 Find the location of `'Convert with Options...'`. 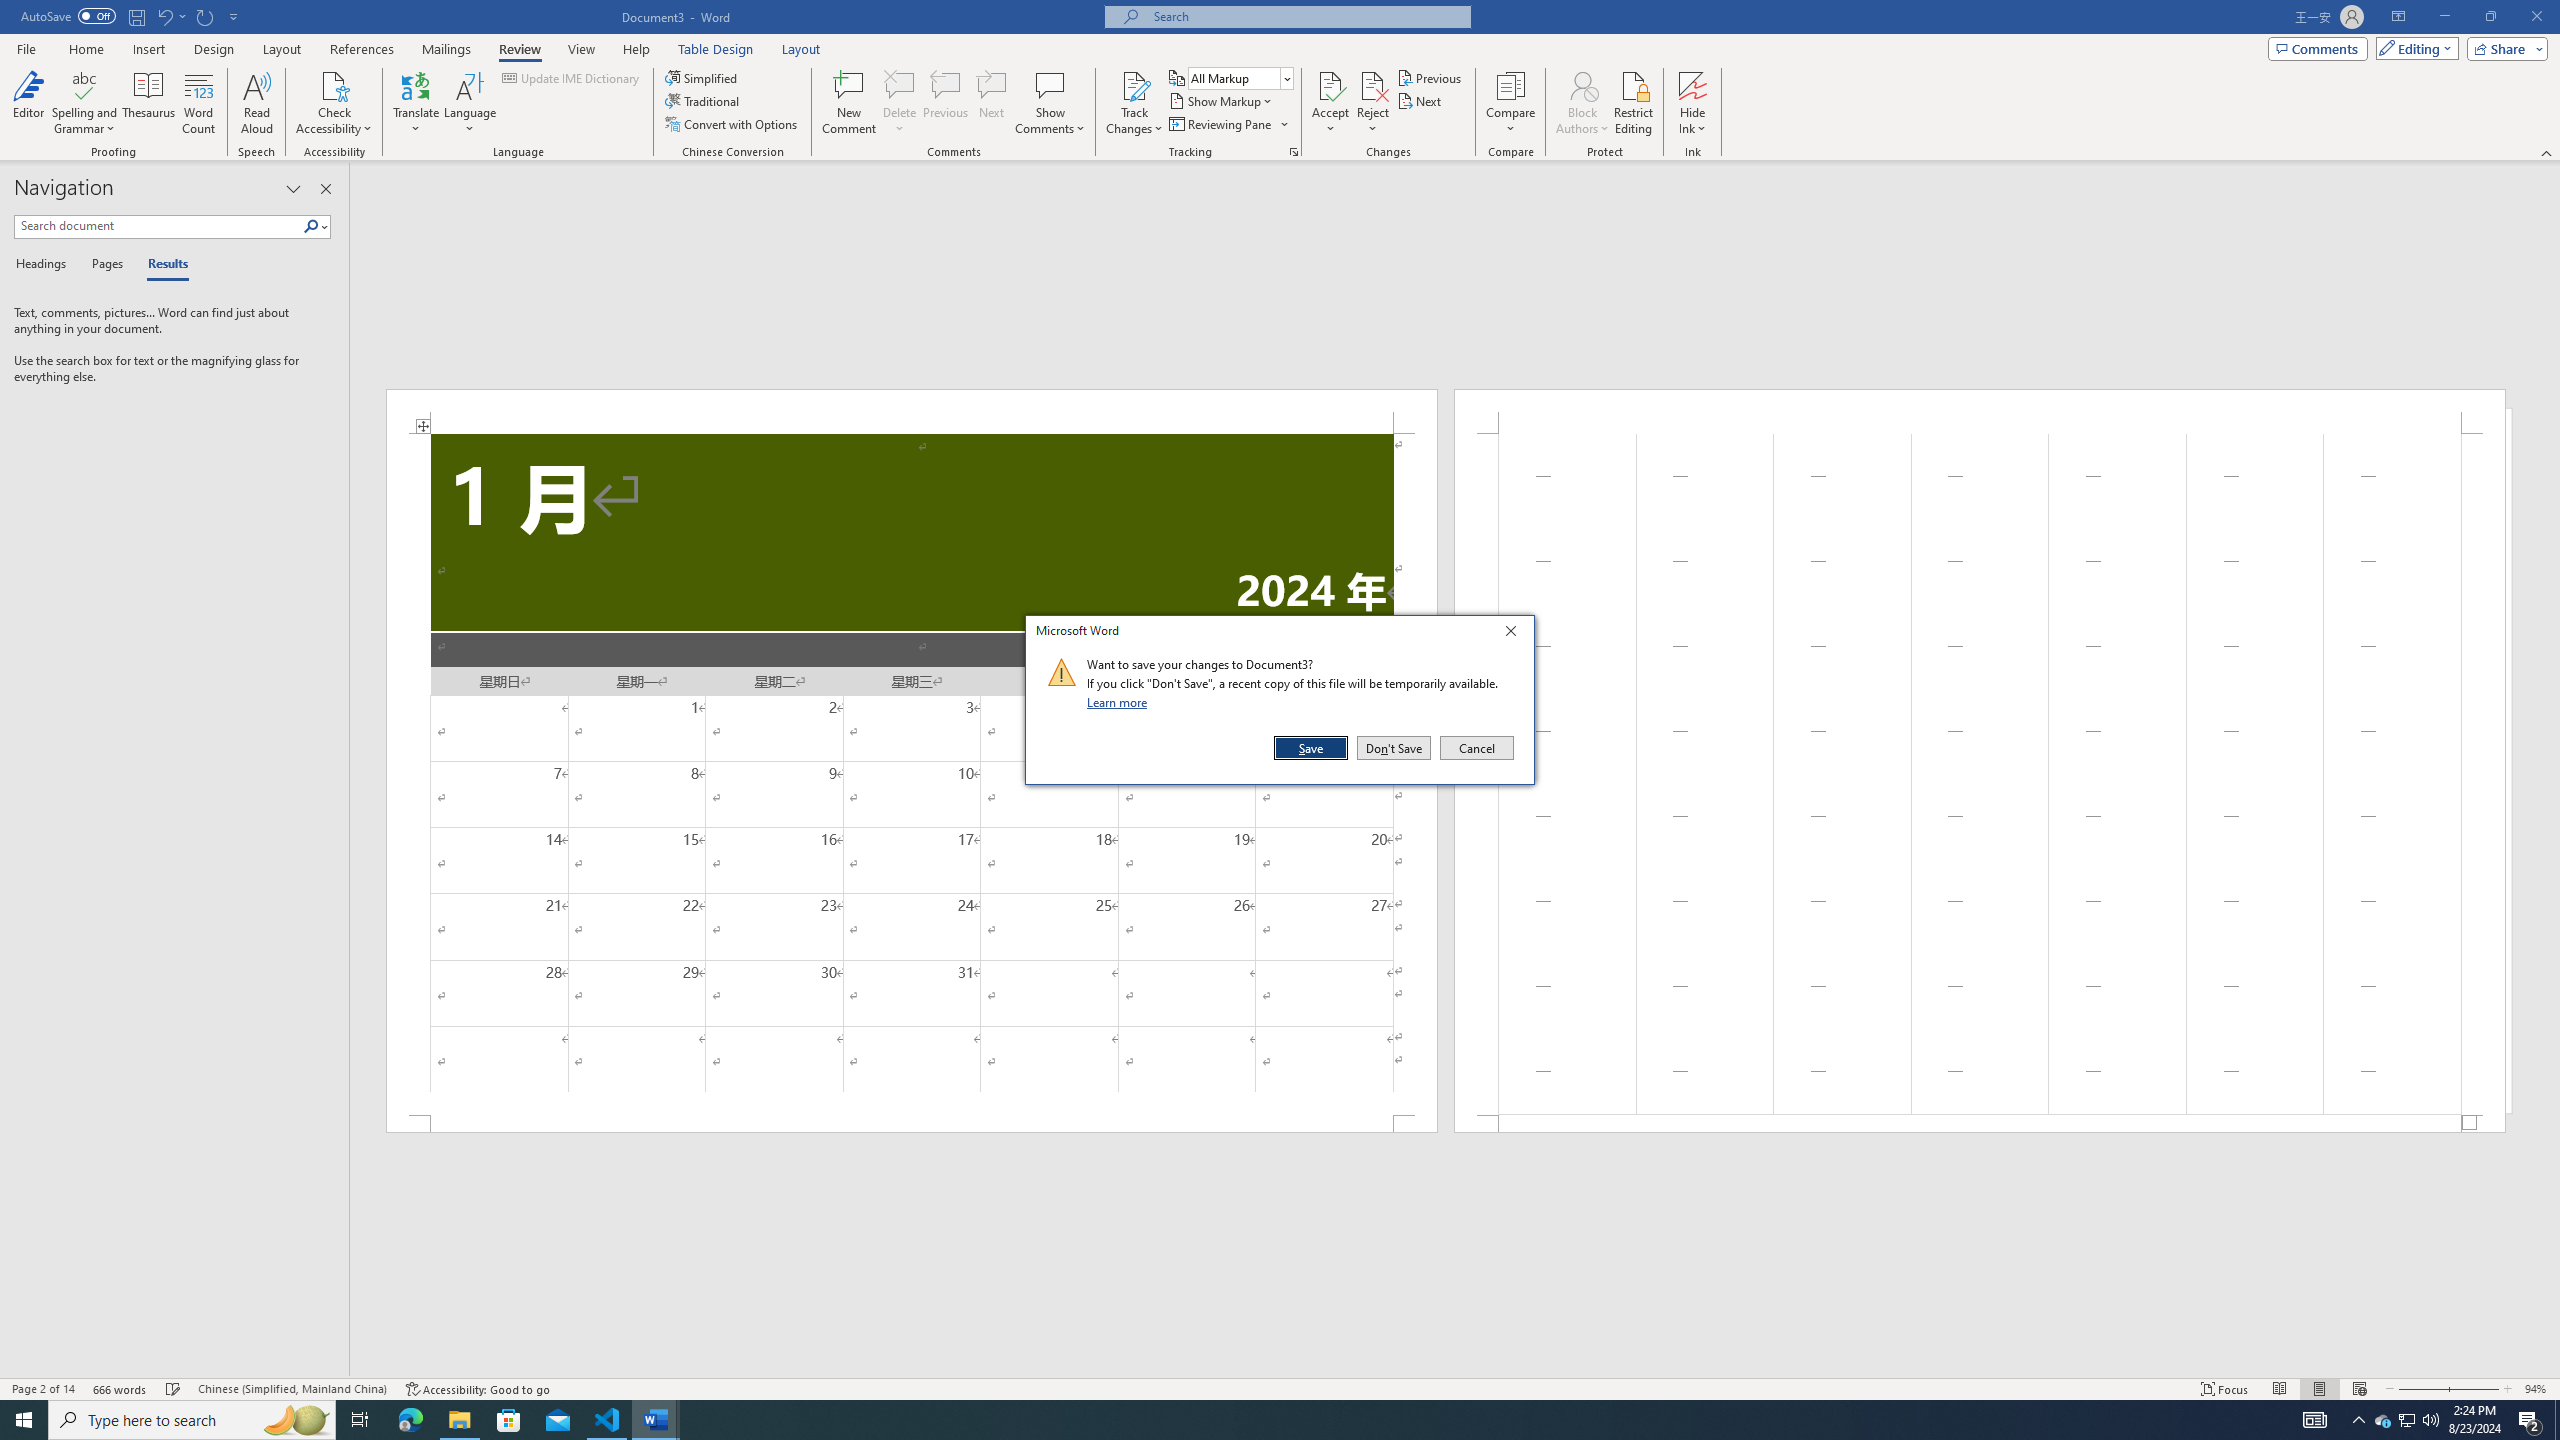

'Convert with Options...' is located at coordinates (733, 122).